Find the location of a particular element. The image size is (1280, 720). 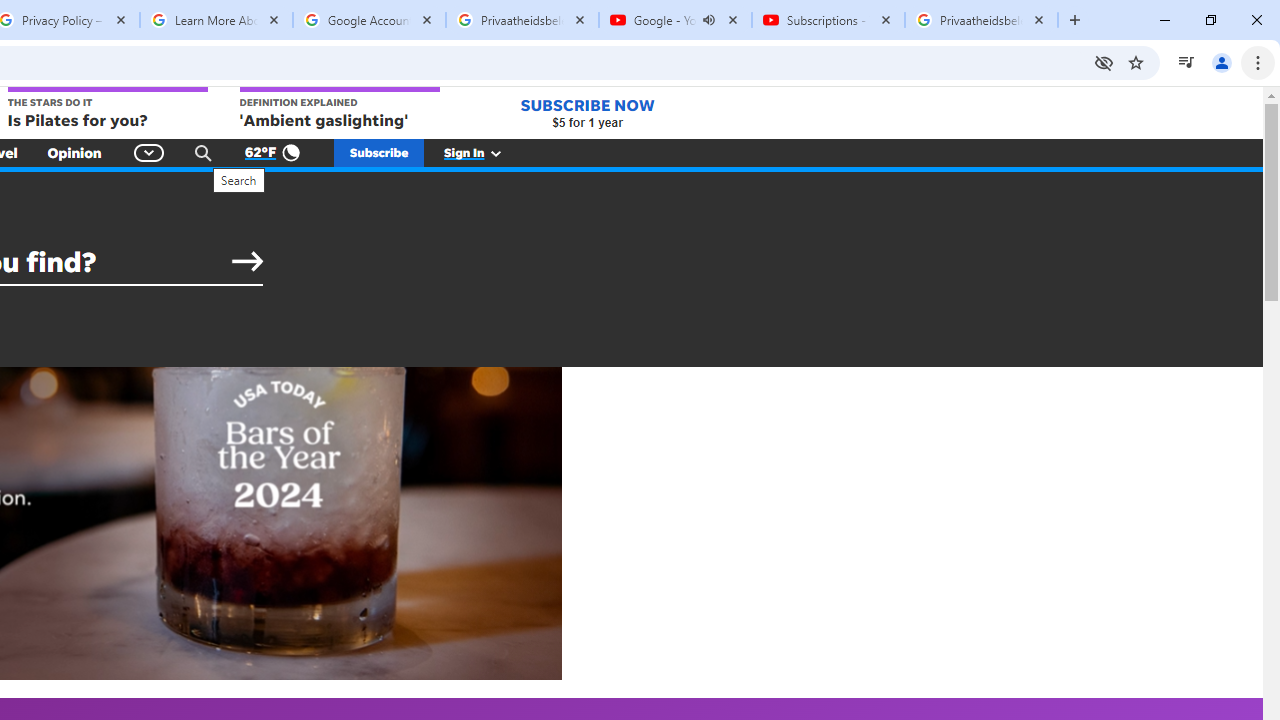

'THE STARS DO IT Is Pilates for you?' is located at coordinates (105, 109).